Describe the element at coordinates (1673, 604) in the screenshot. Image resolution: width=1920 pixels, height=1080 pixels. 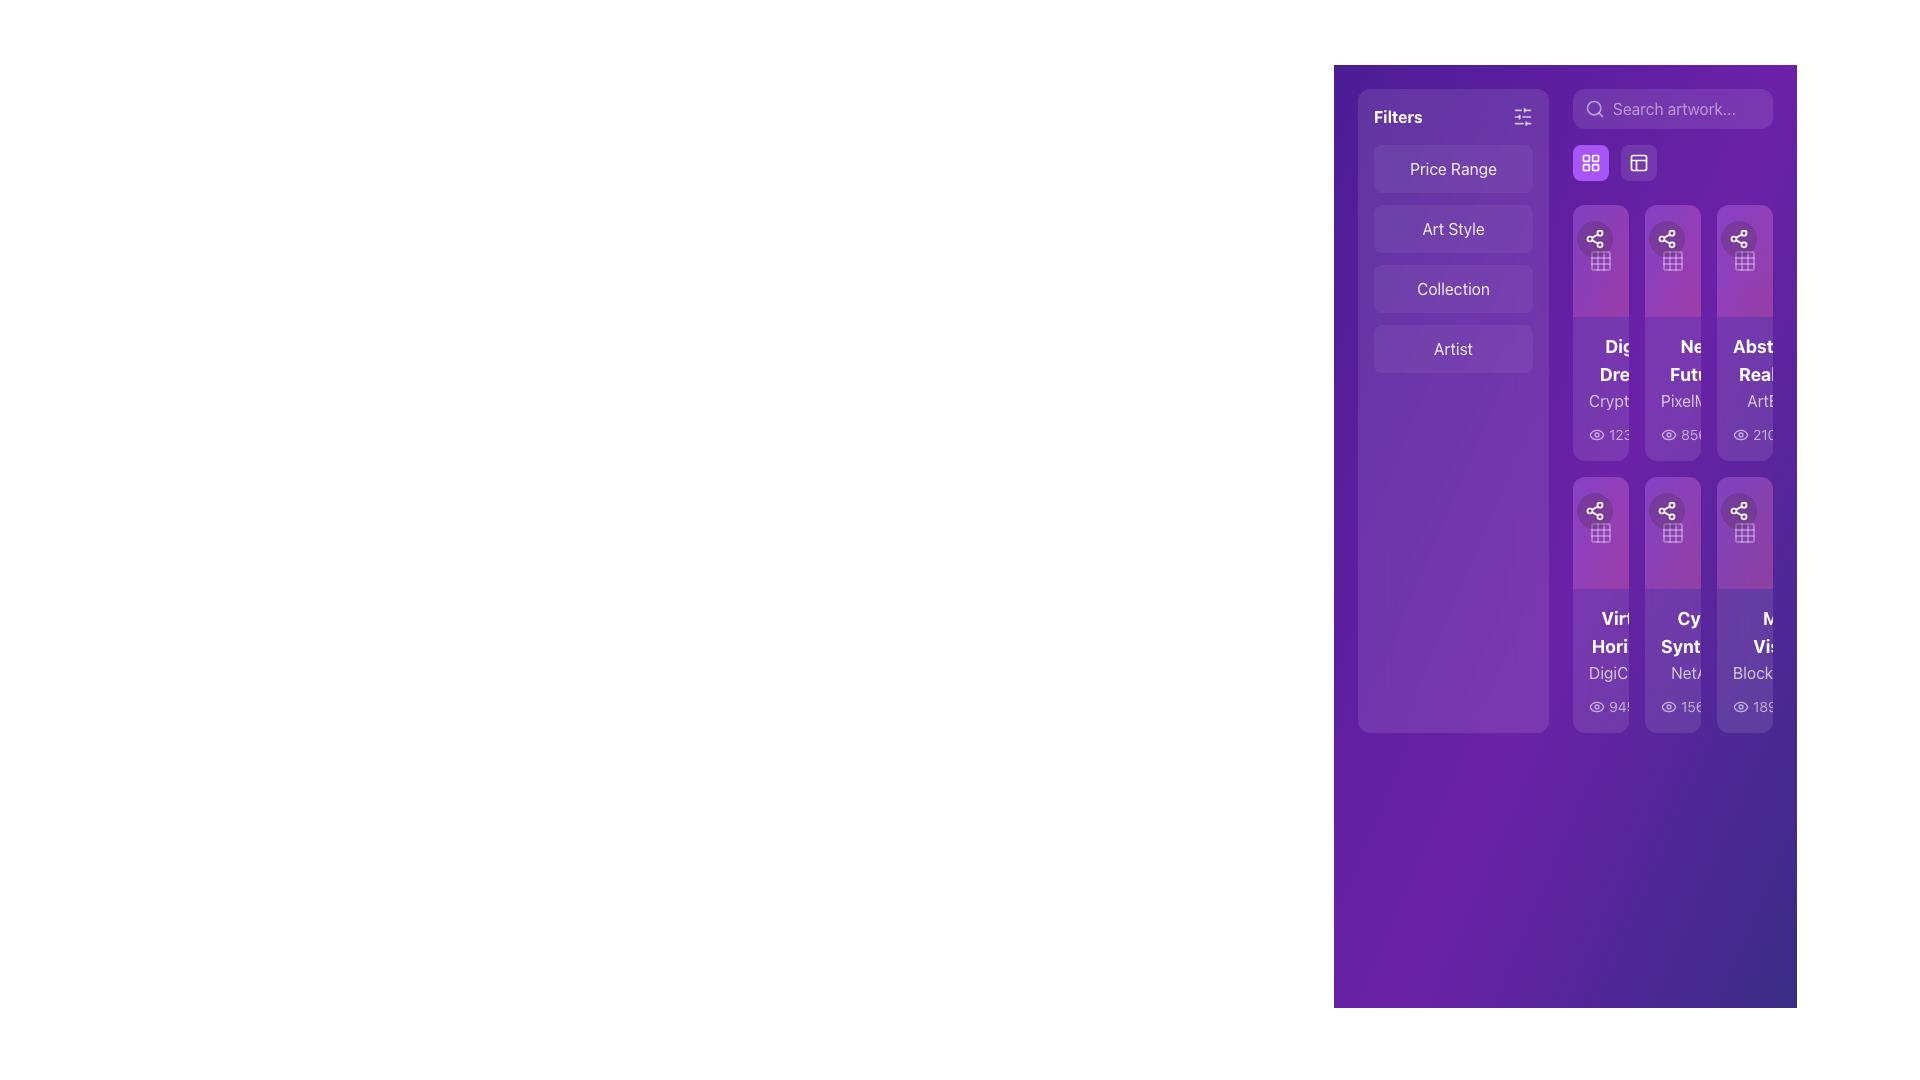
I see `the second artwork or product card in the grid layout` at that location.